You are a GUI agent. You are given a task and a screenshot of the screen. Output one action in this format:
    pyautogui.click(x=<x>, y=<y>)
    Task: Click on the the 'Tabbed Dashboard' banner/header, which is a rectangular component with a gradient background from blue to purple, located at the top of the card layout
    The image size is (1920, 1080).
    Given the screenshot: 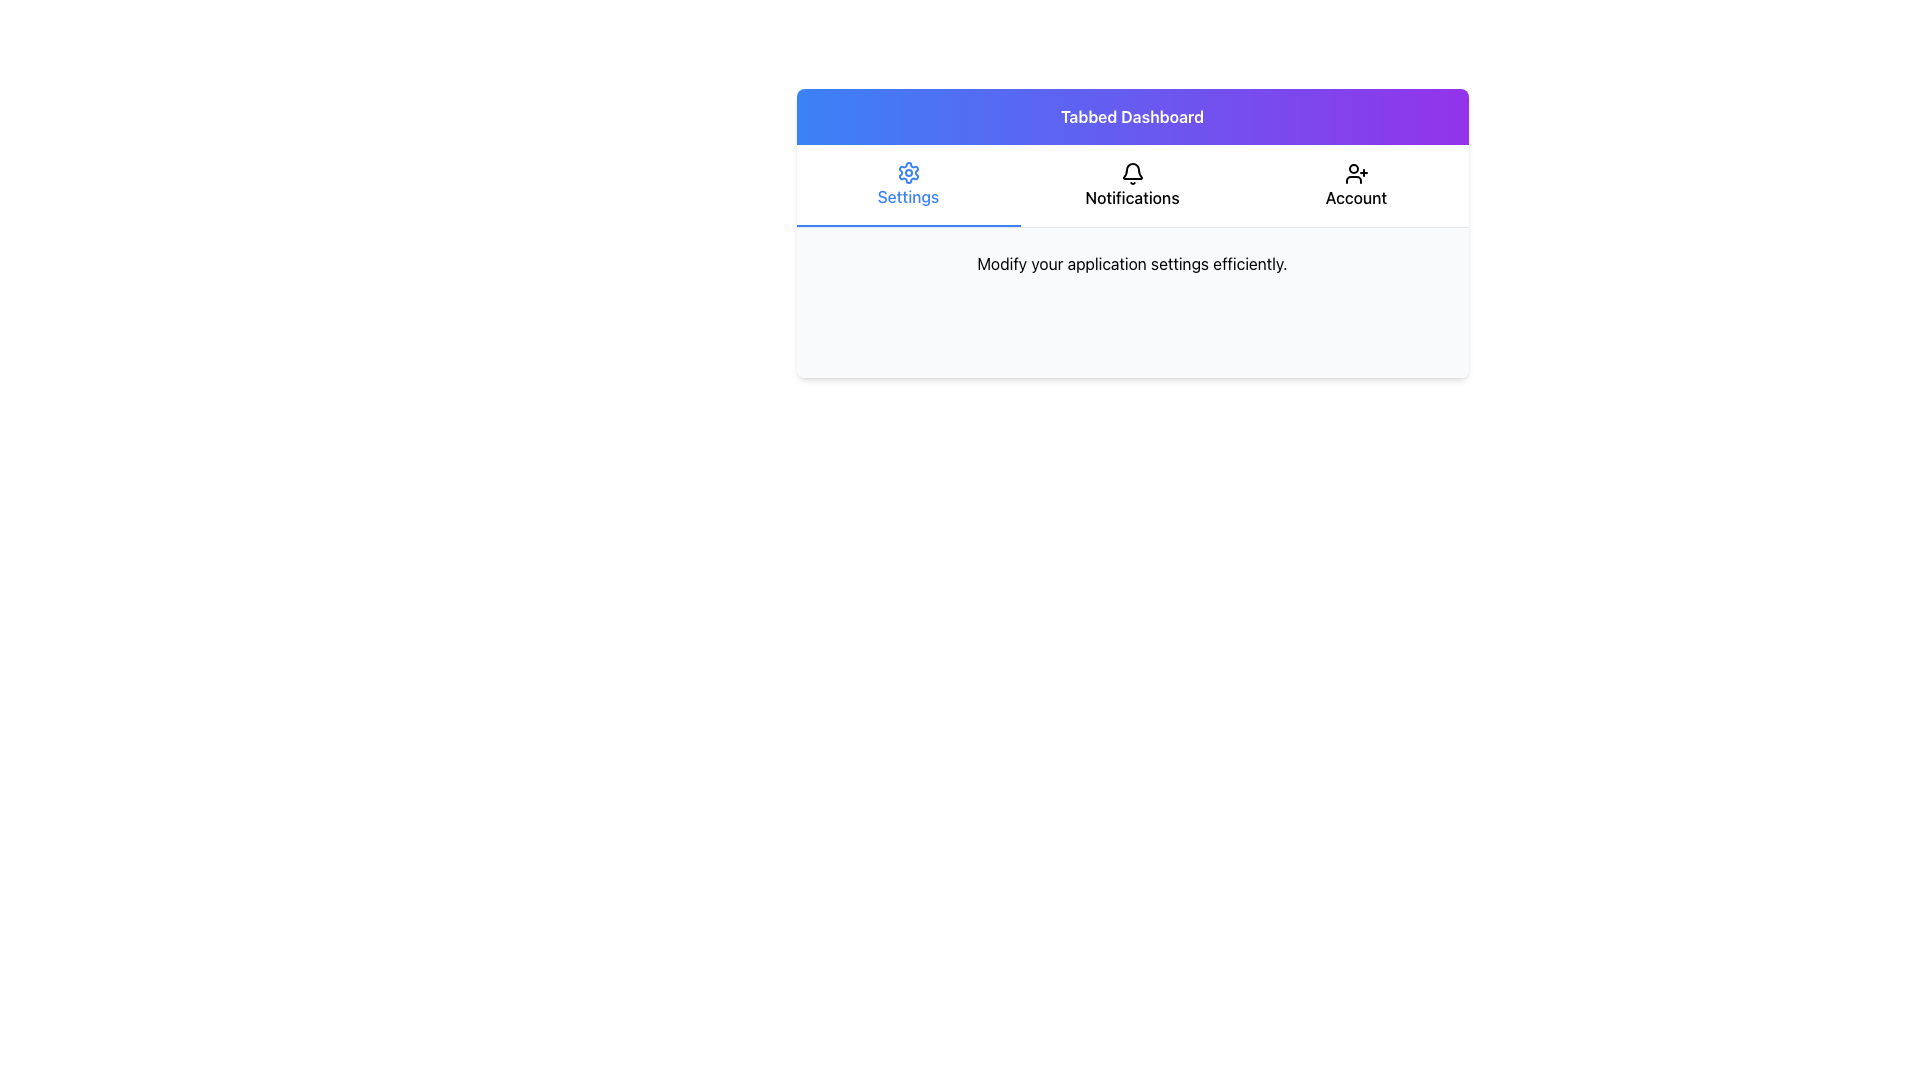 What is the action you would take?
    pyautogui.click(x=1132, y=116)
    